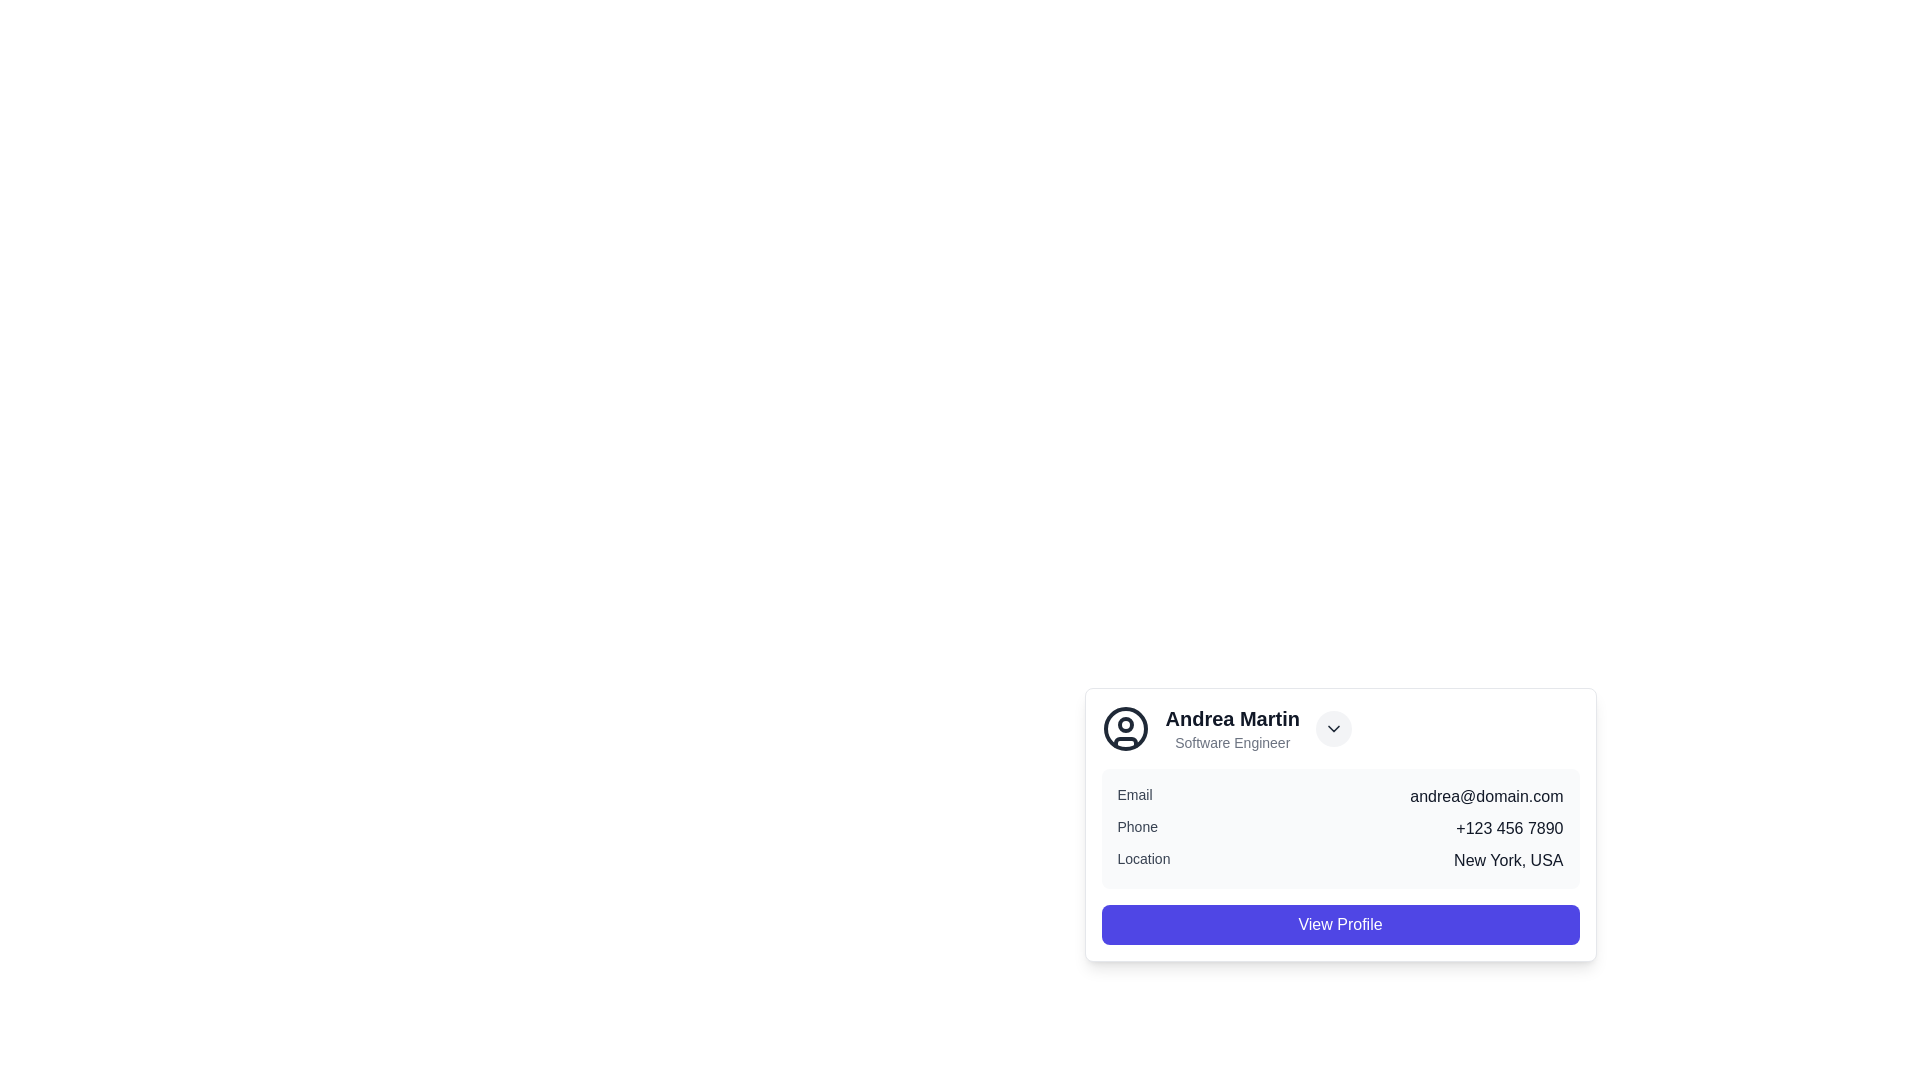 Image resolution: width=1920 pixels, height=1080 pixels. Describe the element at coordinates (1137, 829) in the screenshot. I see `the 'Phone' label in the profile card interface, which describes the associated phone number data` at that location.